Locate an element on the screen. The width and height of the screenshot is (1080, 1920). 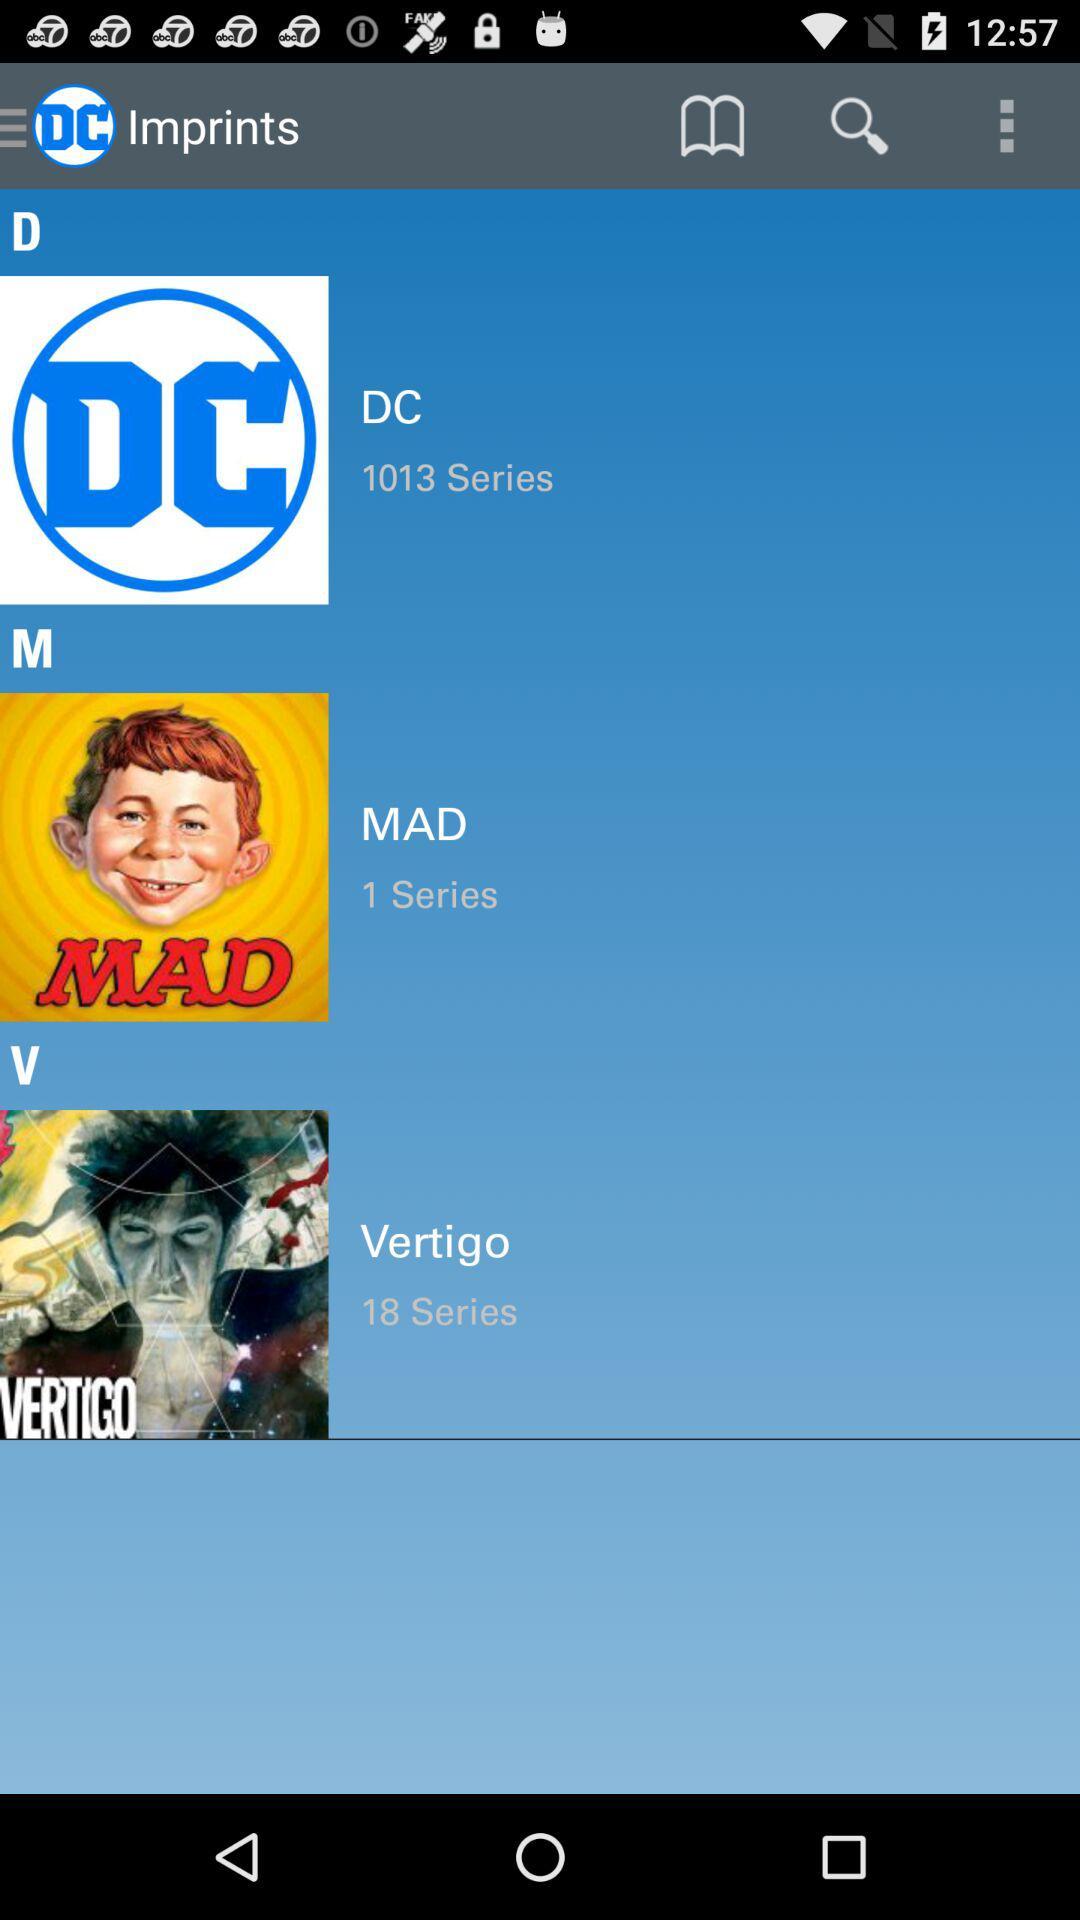
icon below the d is located at coordinates (703, 406).